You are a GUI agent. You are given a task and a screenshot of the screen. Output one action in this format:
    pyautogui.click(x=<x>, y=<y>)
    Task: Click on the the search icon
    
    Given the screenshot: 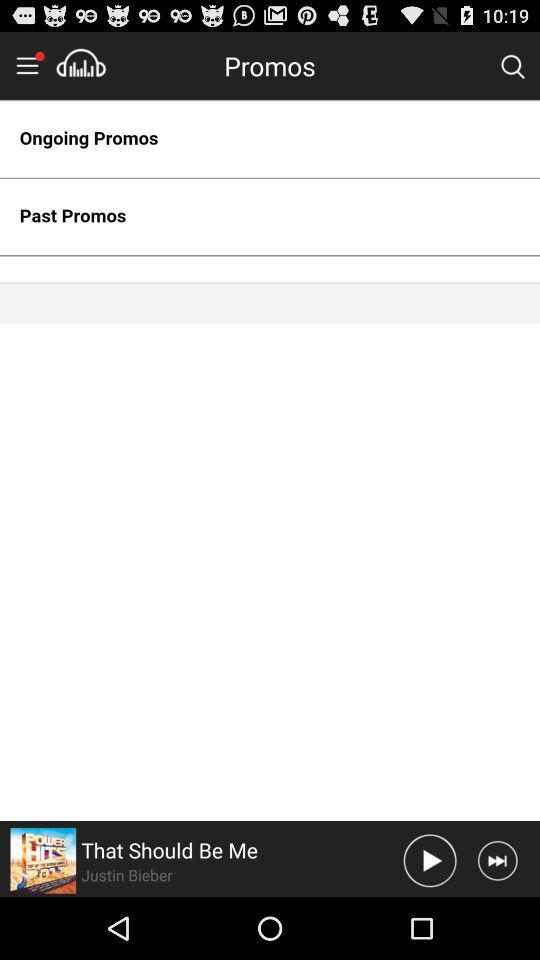 What is the action you would take?
    pyautogui.click(x=512, y=70)
    